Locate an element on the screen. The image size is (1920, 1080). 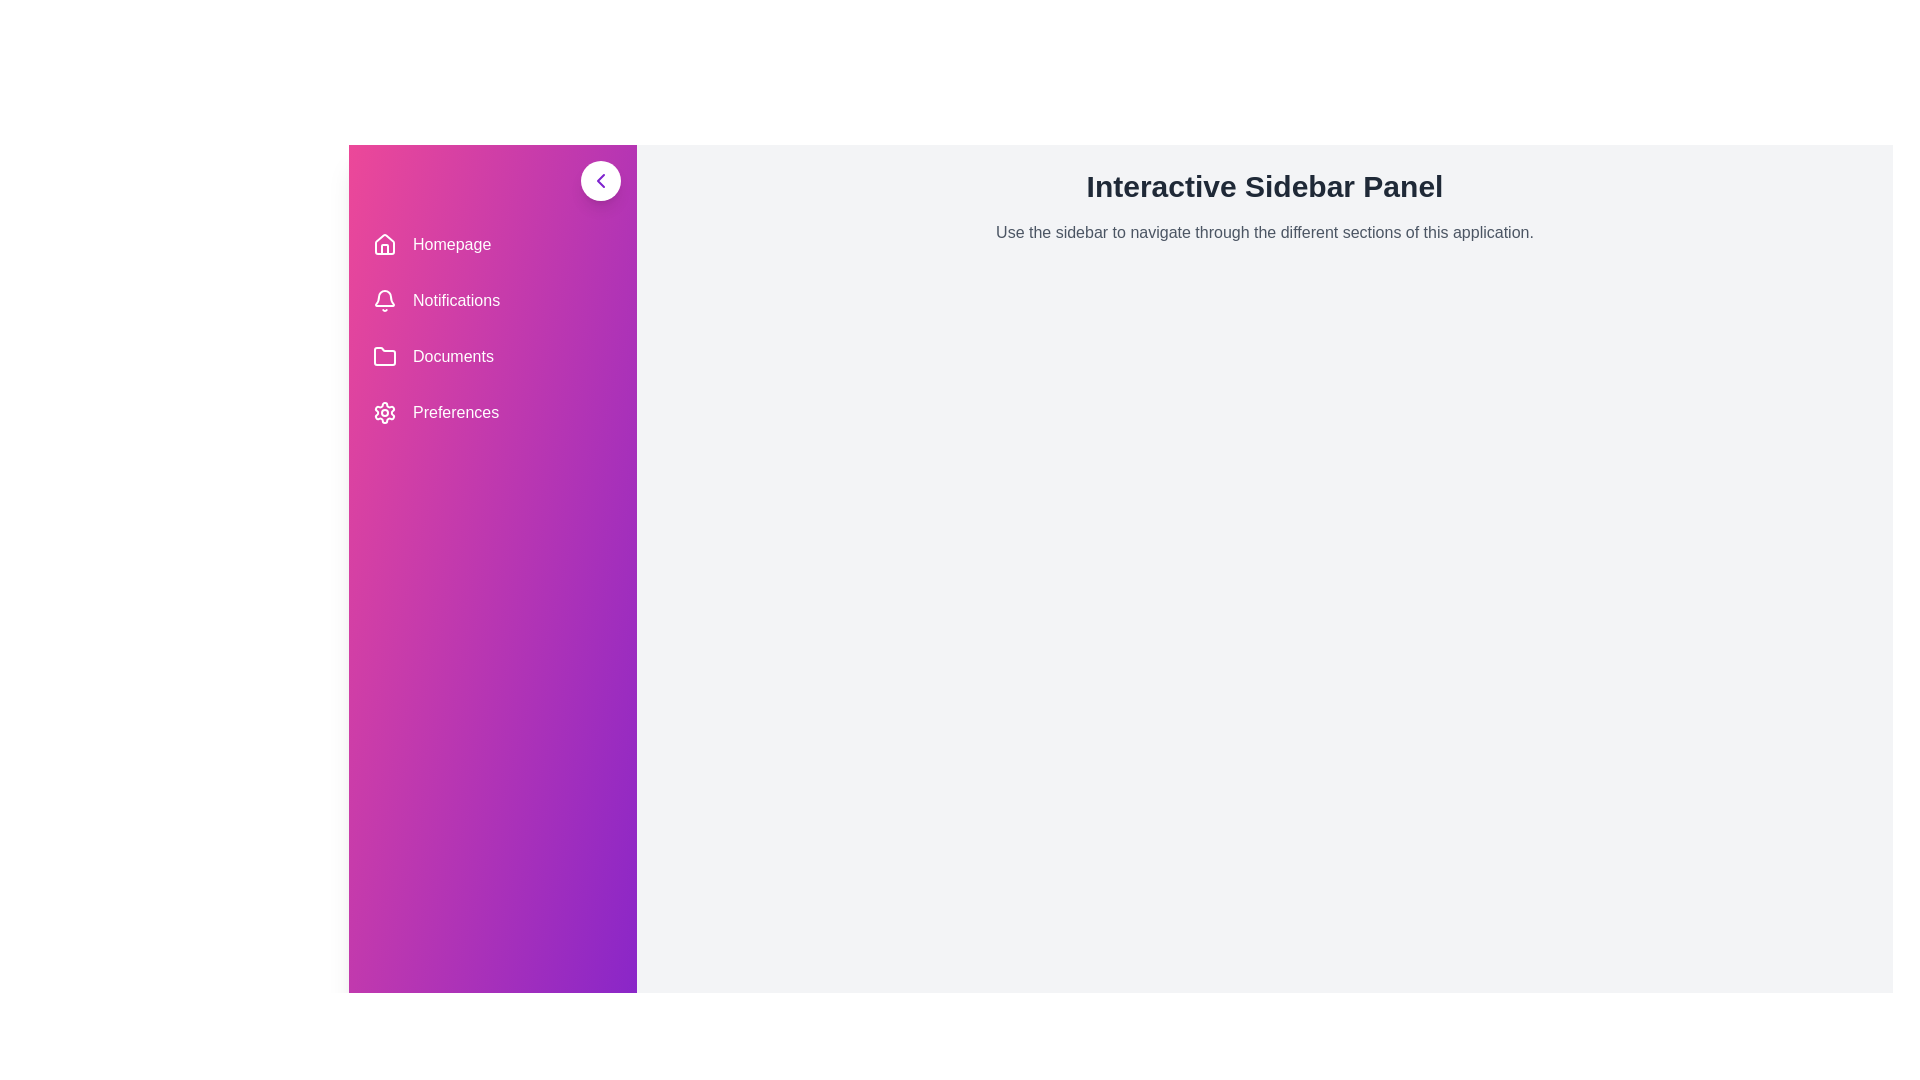
the sidebar menu item Documents is located at coordinates (493, 356).